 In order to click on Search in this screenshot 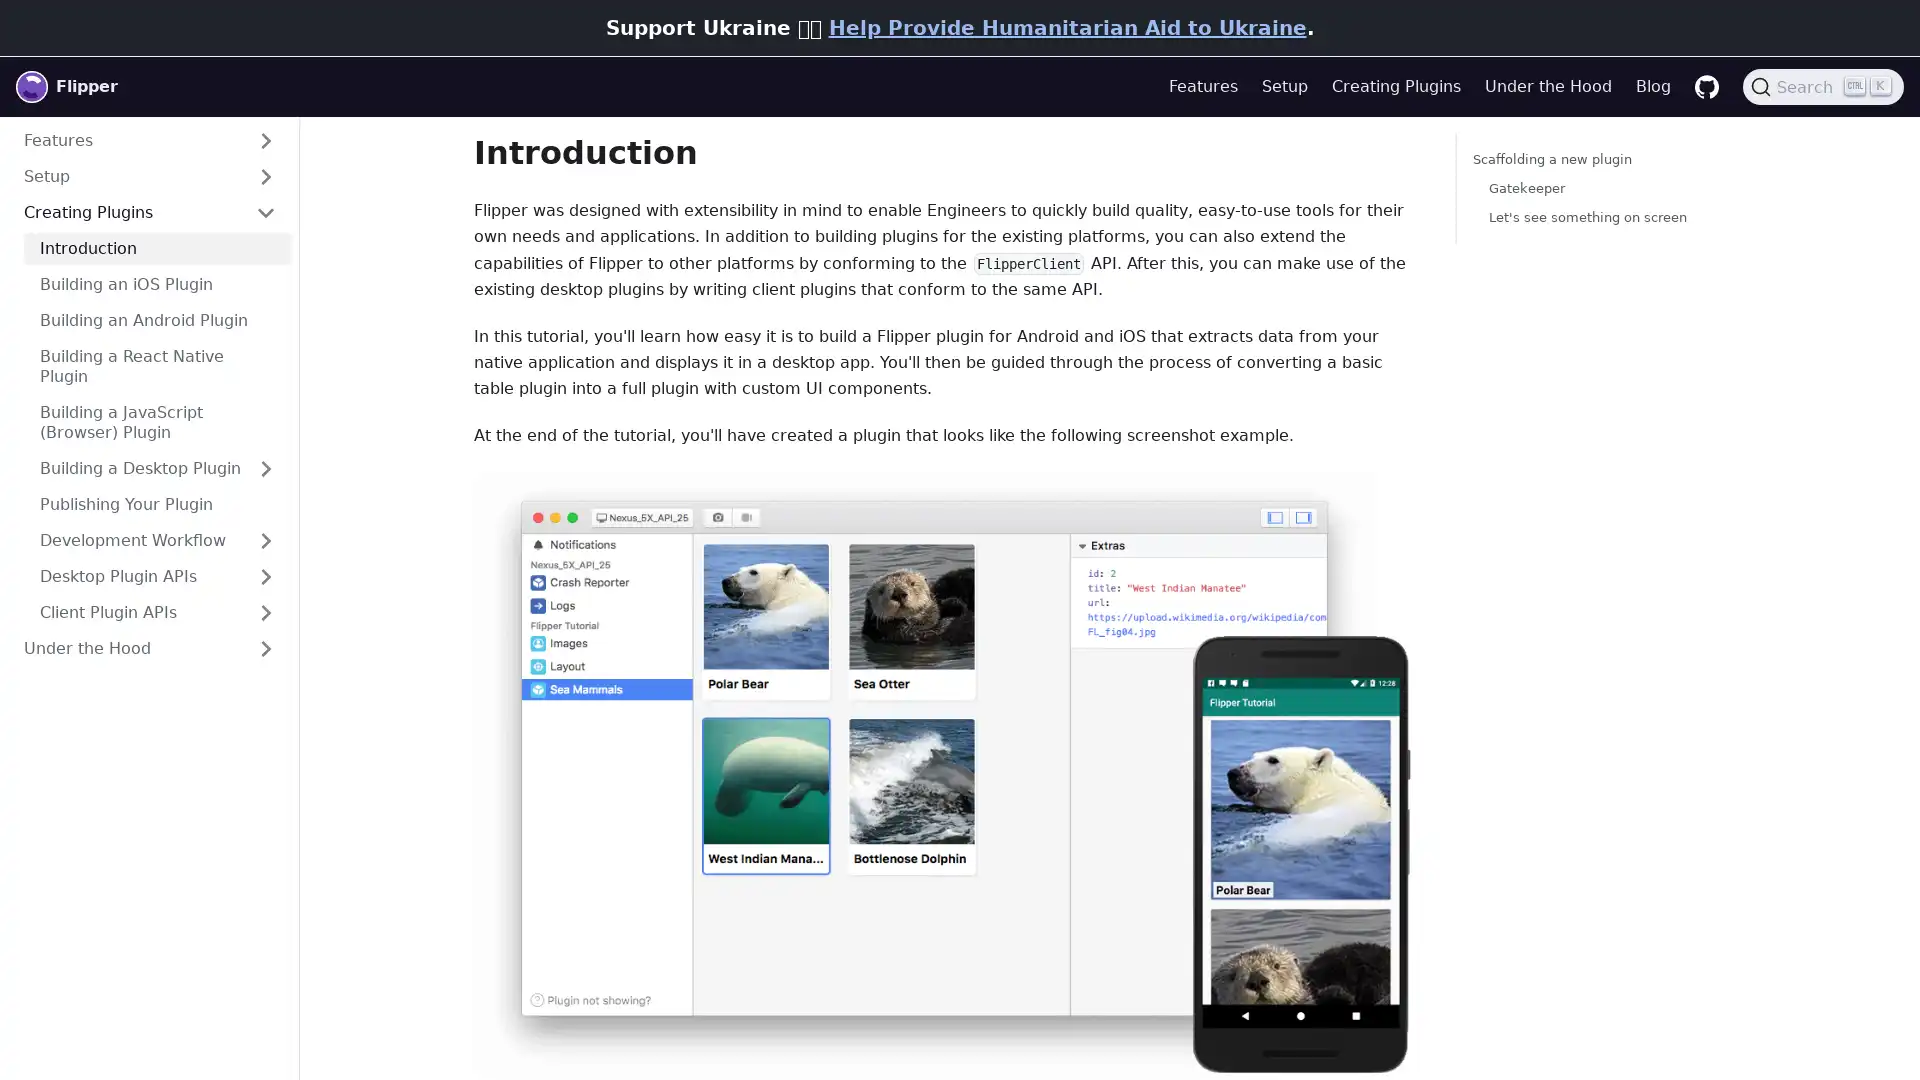, I will do `click(1823, 86)`.